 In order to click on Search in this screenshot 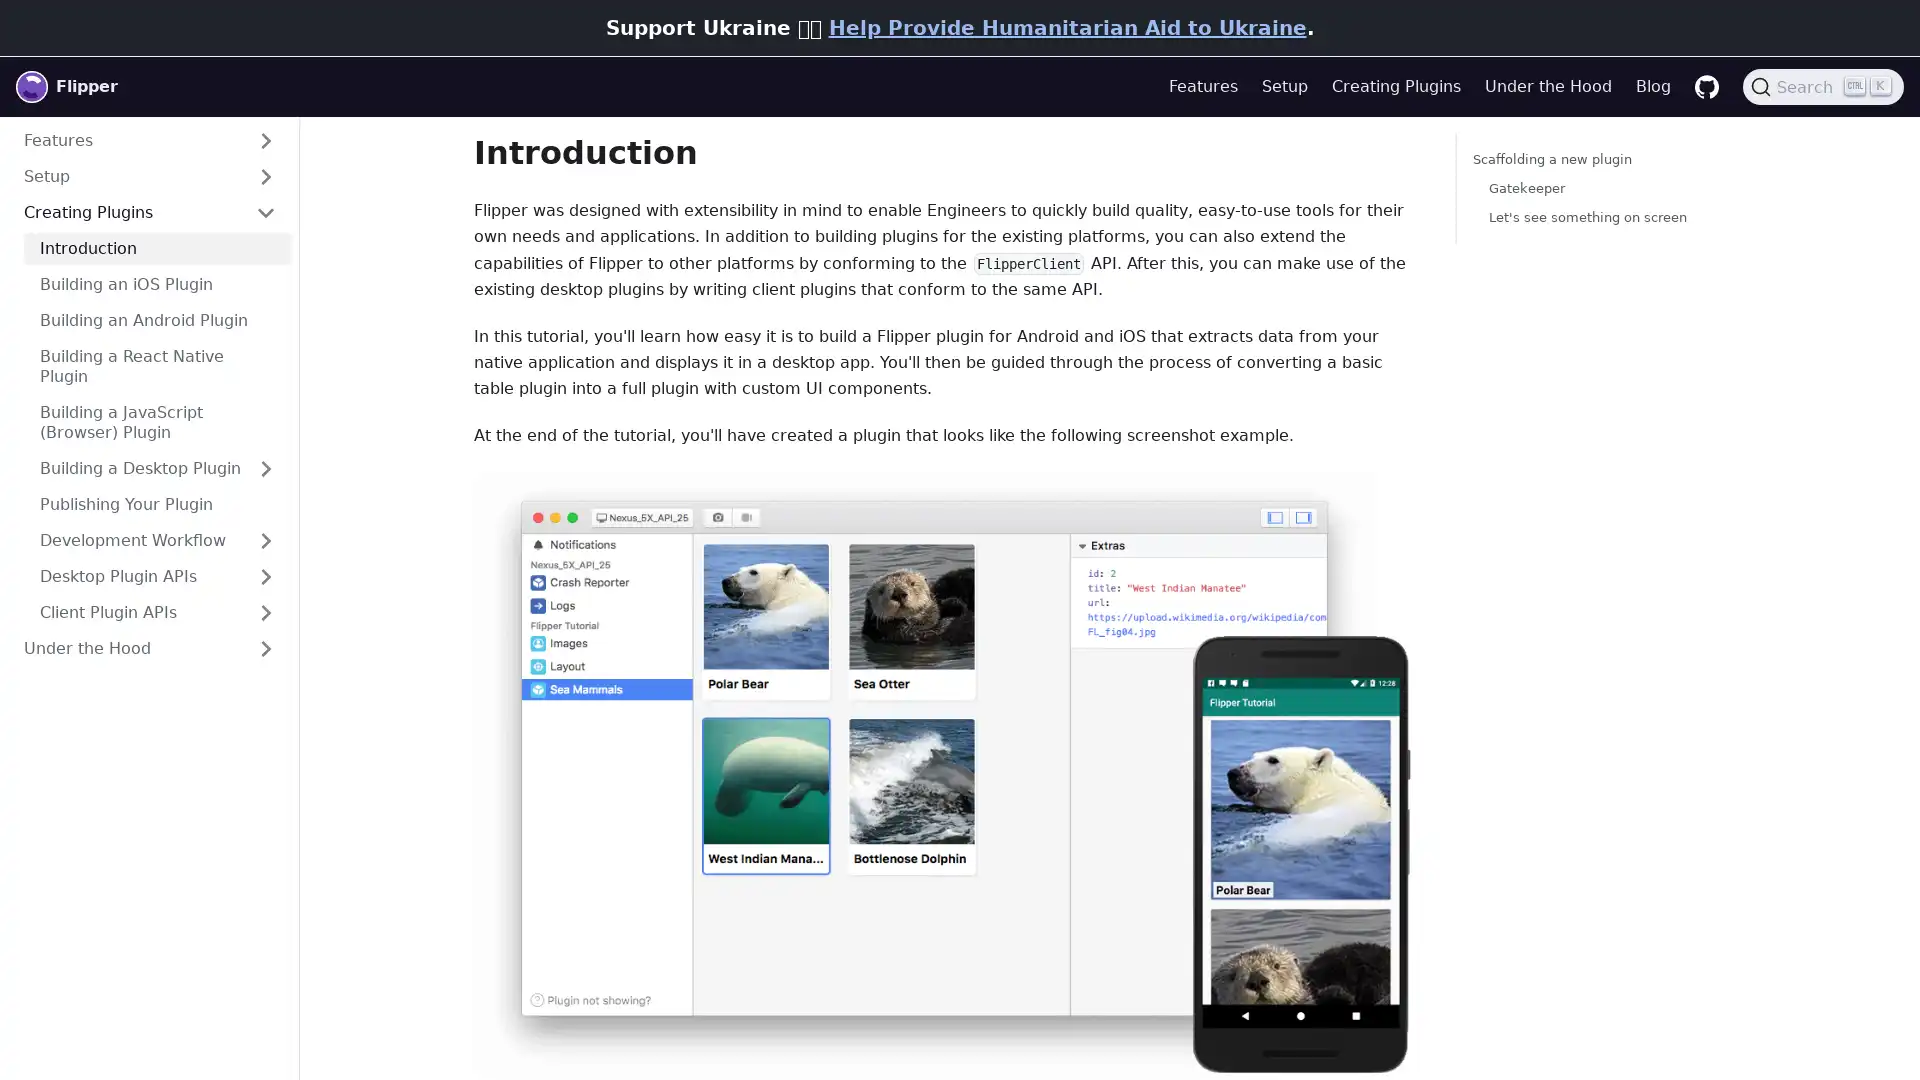, I will do `click(1823, 86)`.